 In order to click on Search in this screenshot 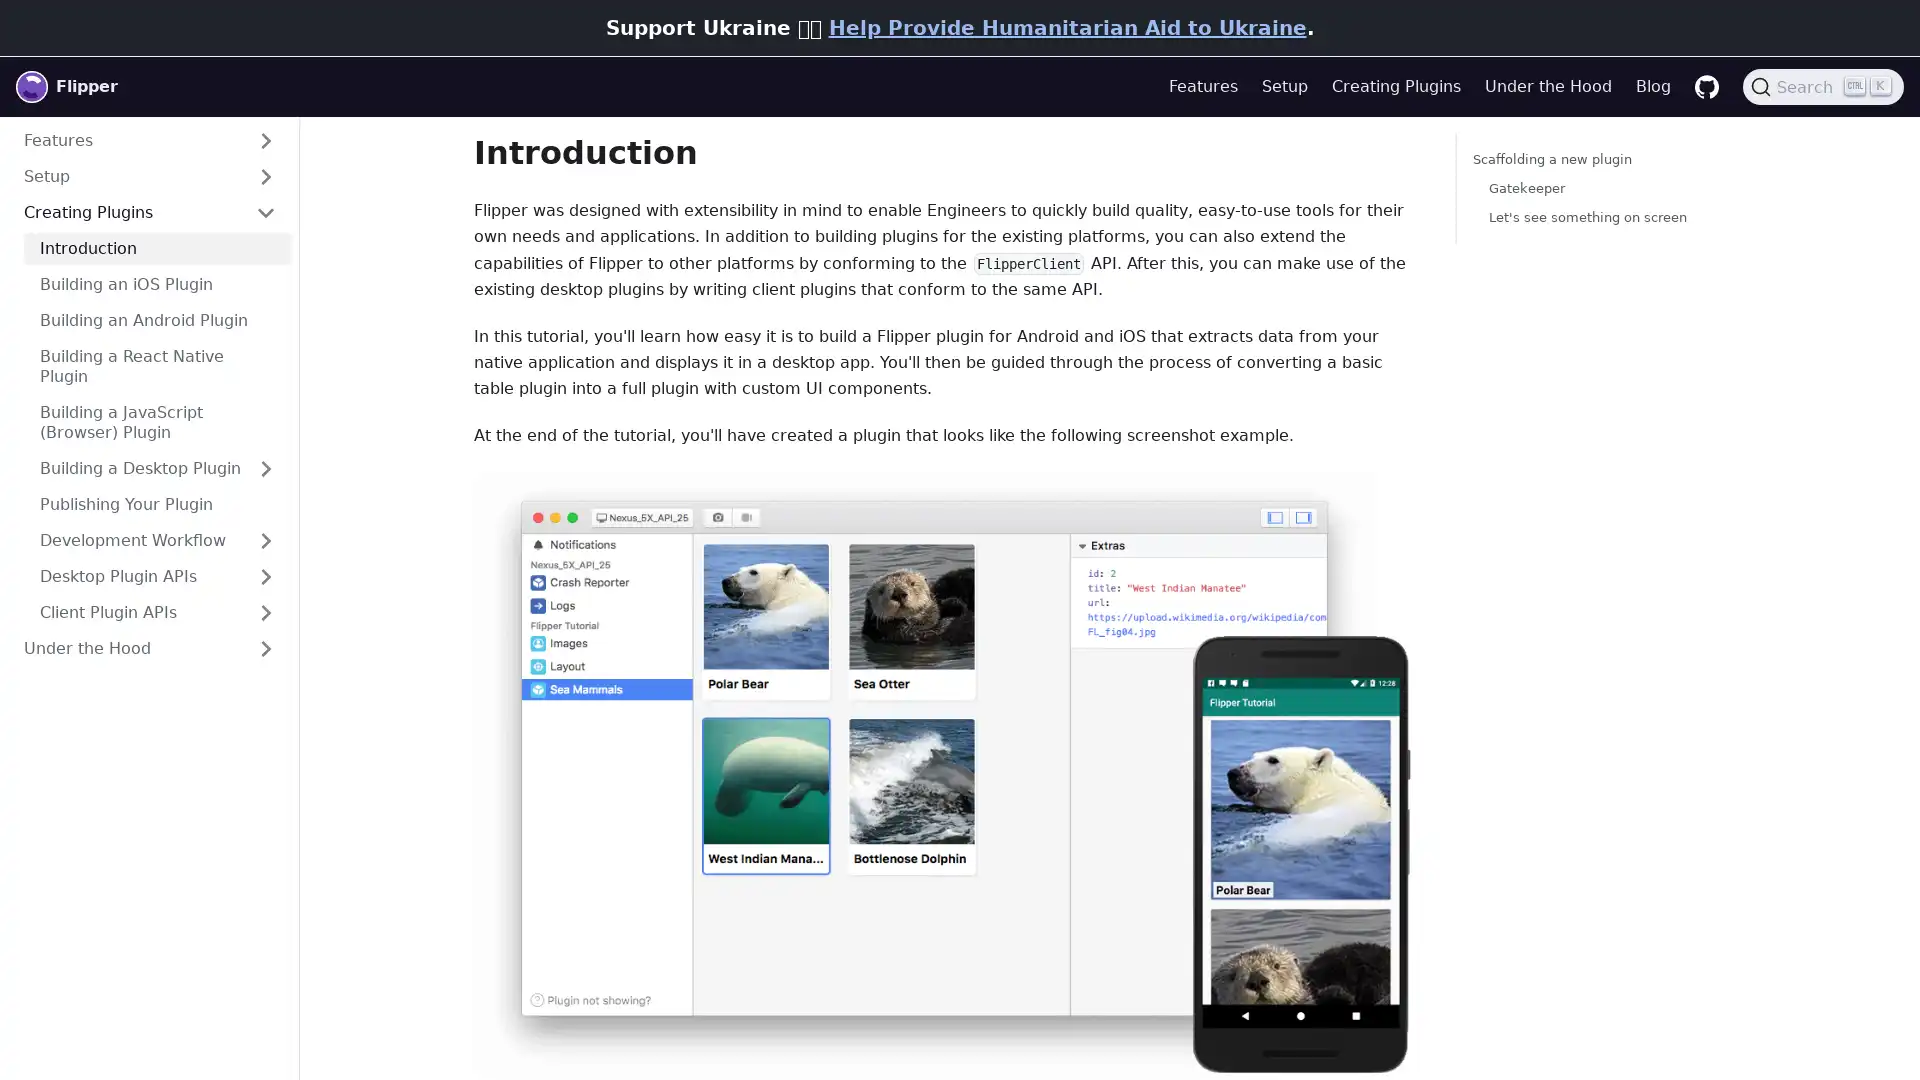, I will do `click(1823, 86)`.